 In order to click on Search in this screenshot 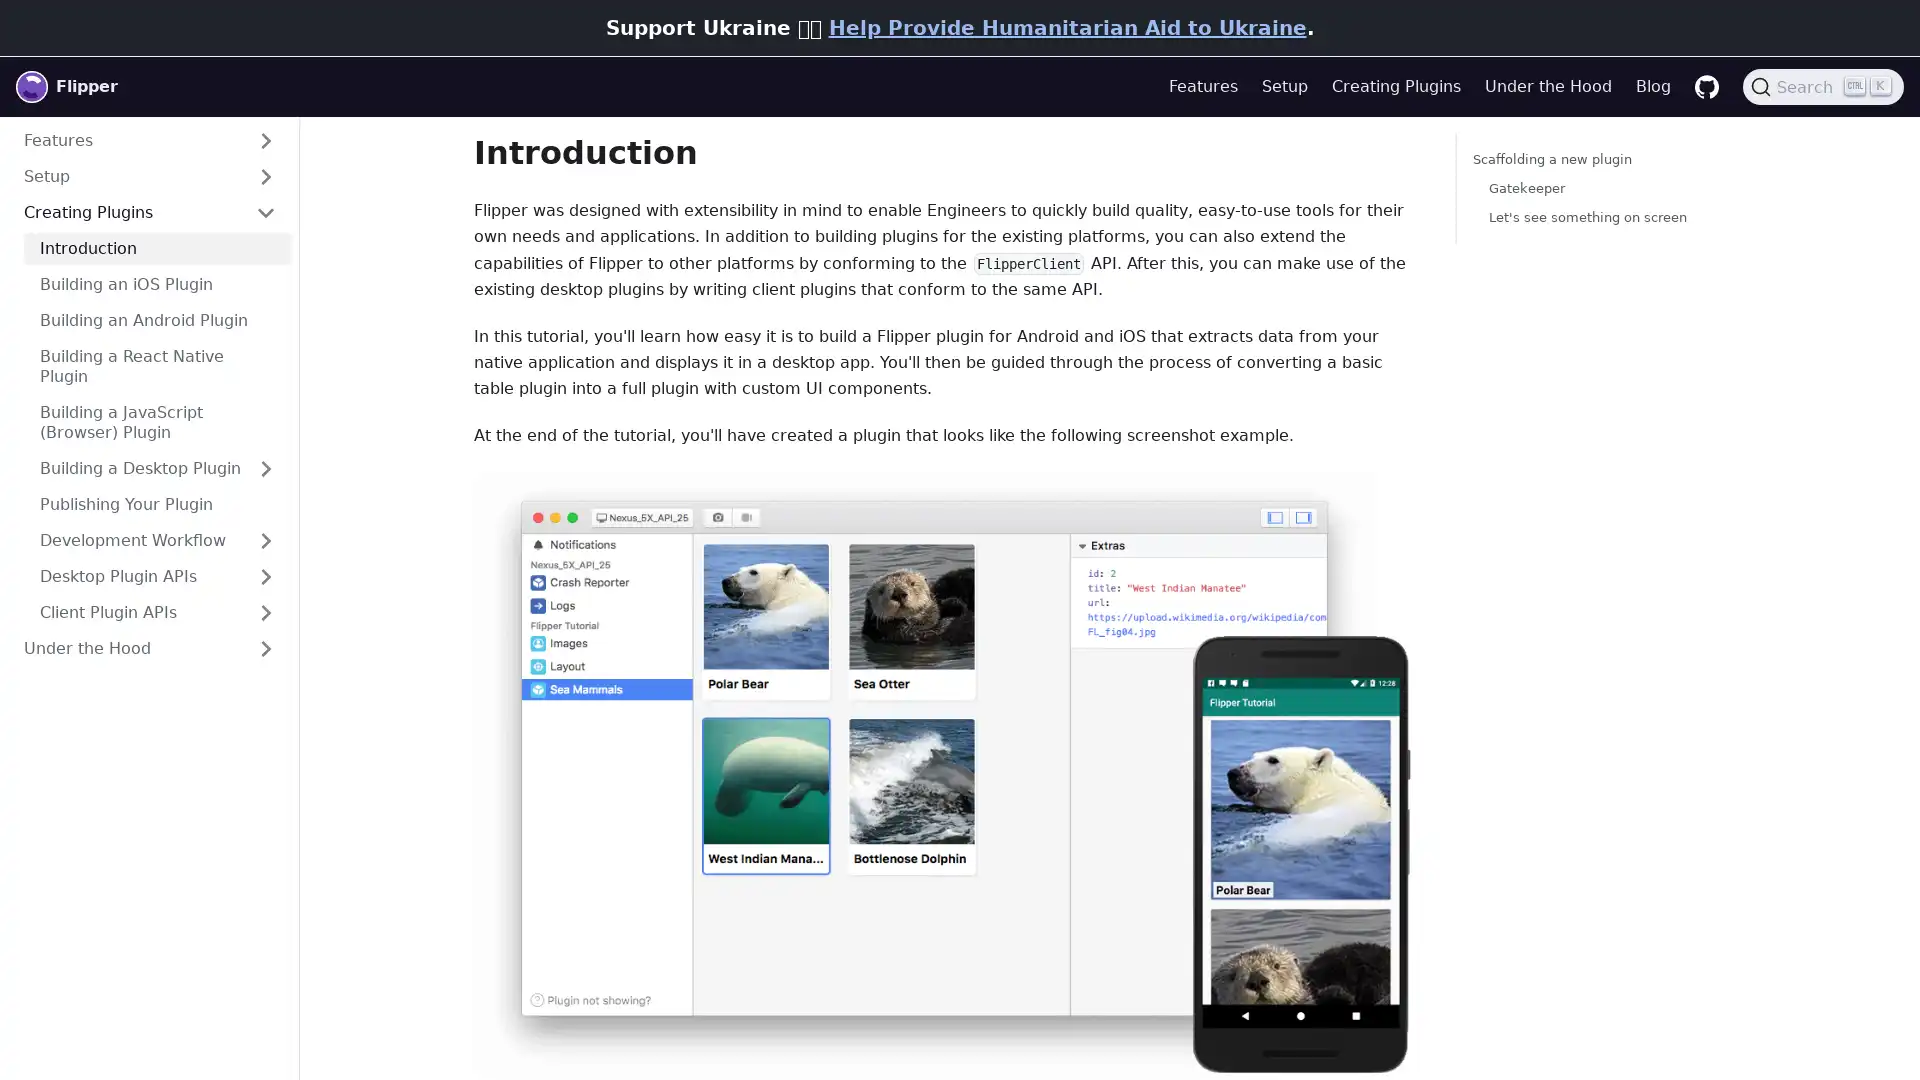, I will do `click(1823, 86)`.